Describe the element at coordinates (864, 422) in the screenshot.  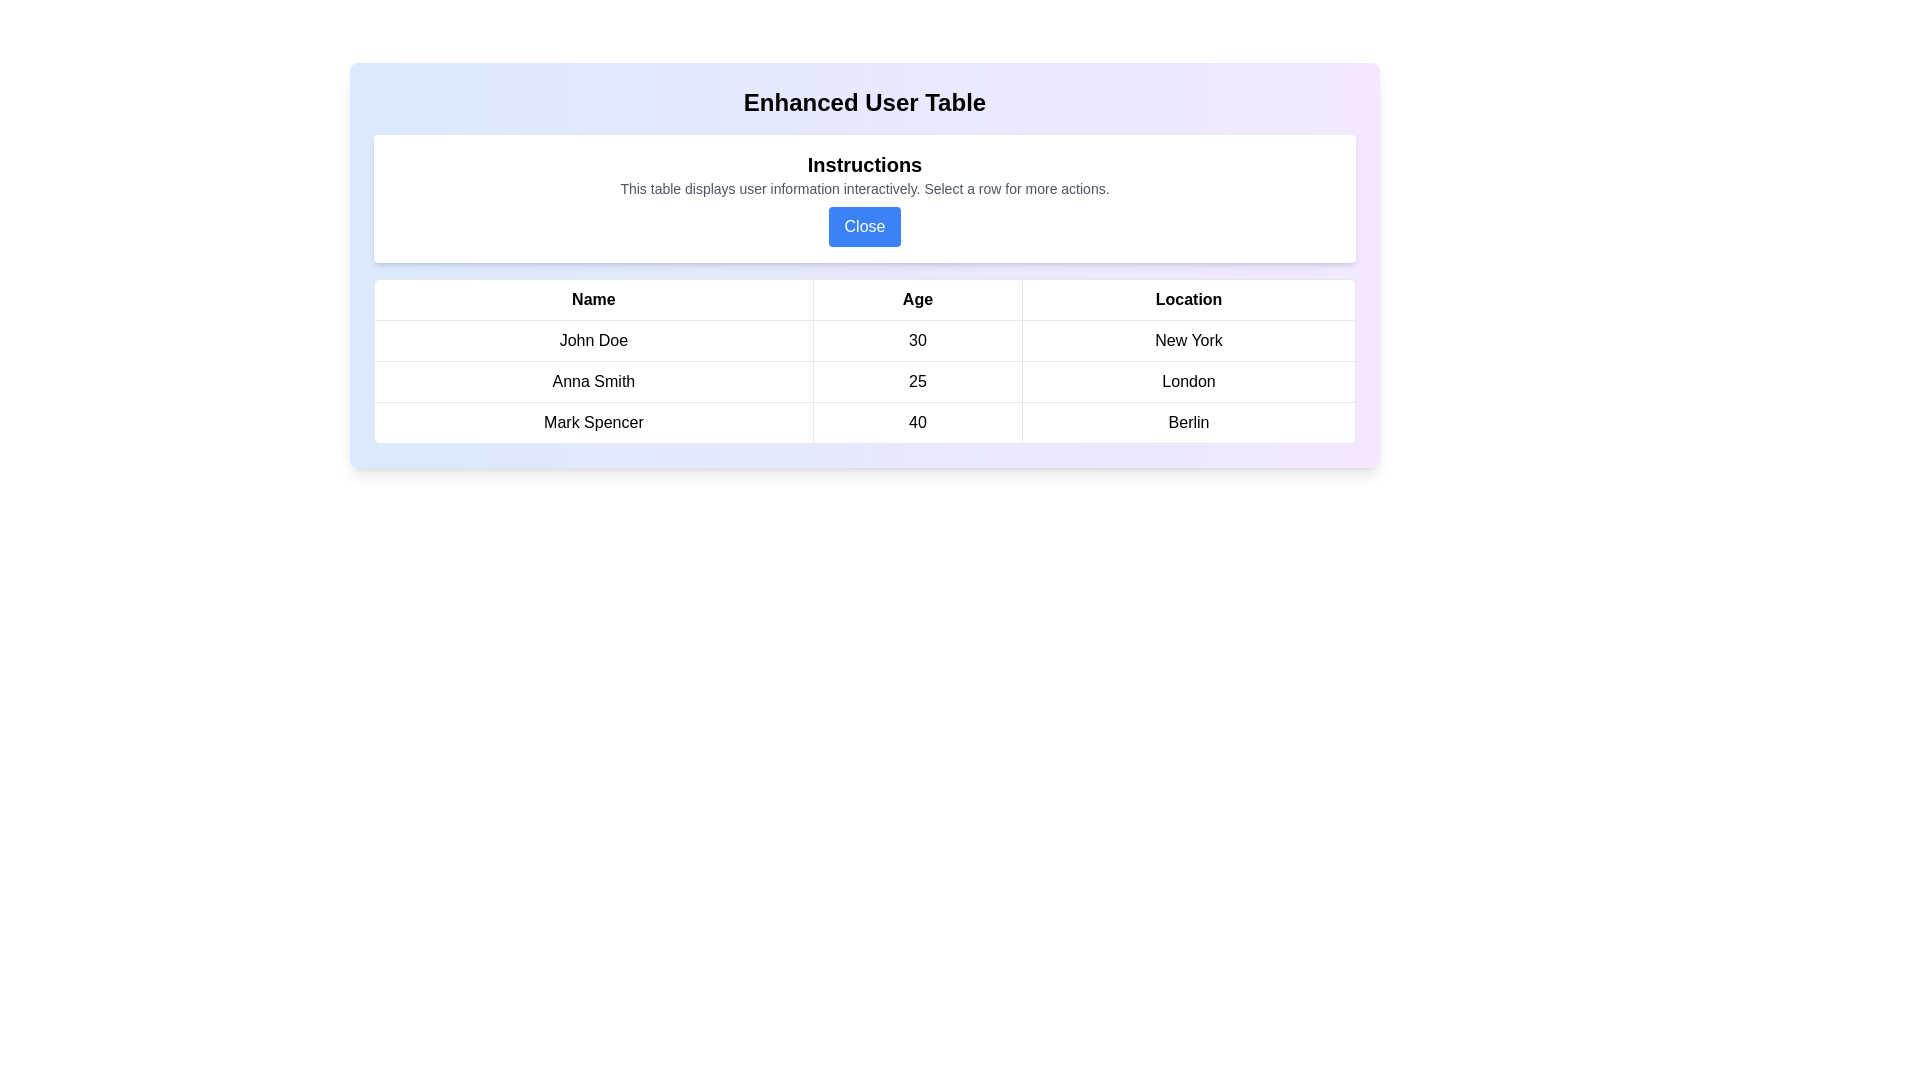
I see `the third row of the table displaying 'Mark Spencer', '40', and 'Berlin'` at that location.